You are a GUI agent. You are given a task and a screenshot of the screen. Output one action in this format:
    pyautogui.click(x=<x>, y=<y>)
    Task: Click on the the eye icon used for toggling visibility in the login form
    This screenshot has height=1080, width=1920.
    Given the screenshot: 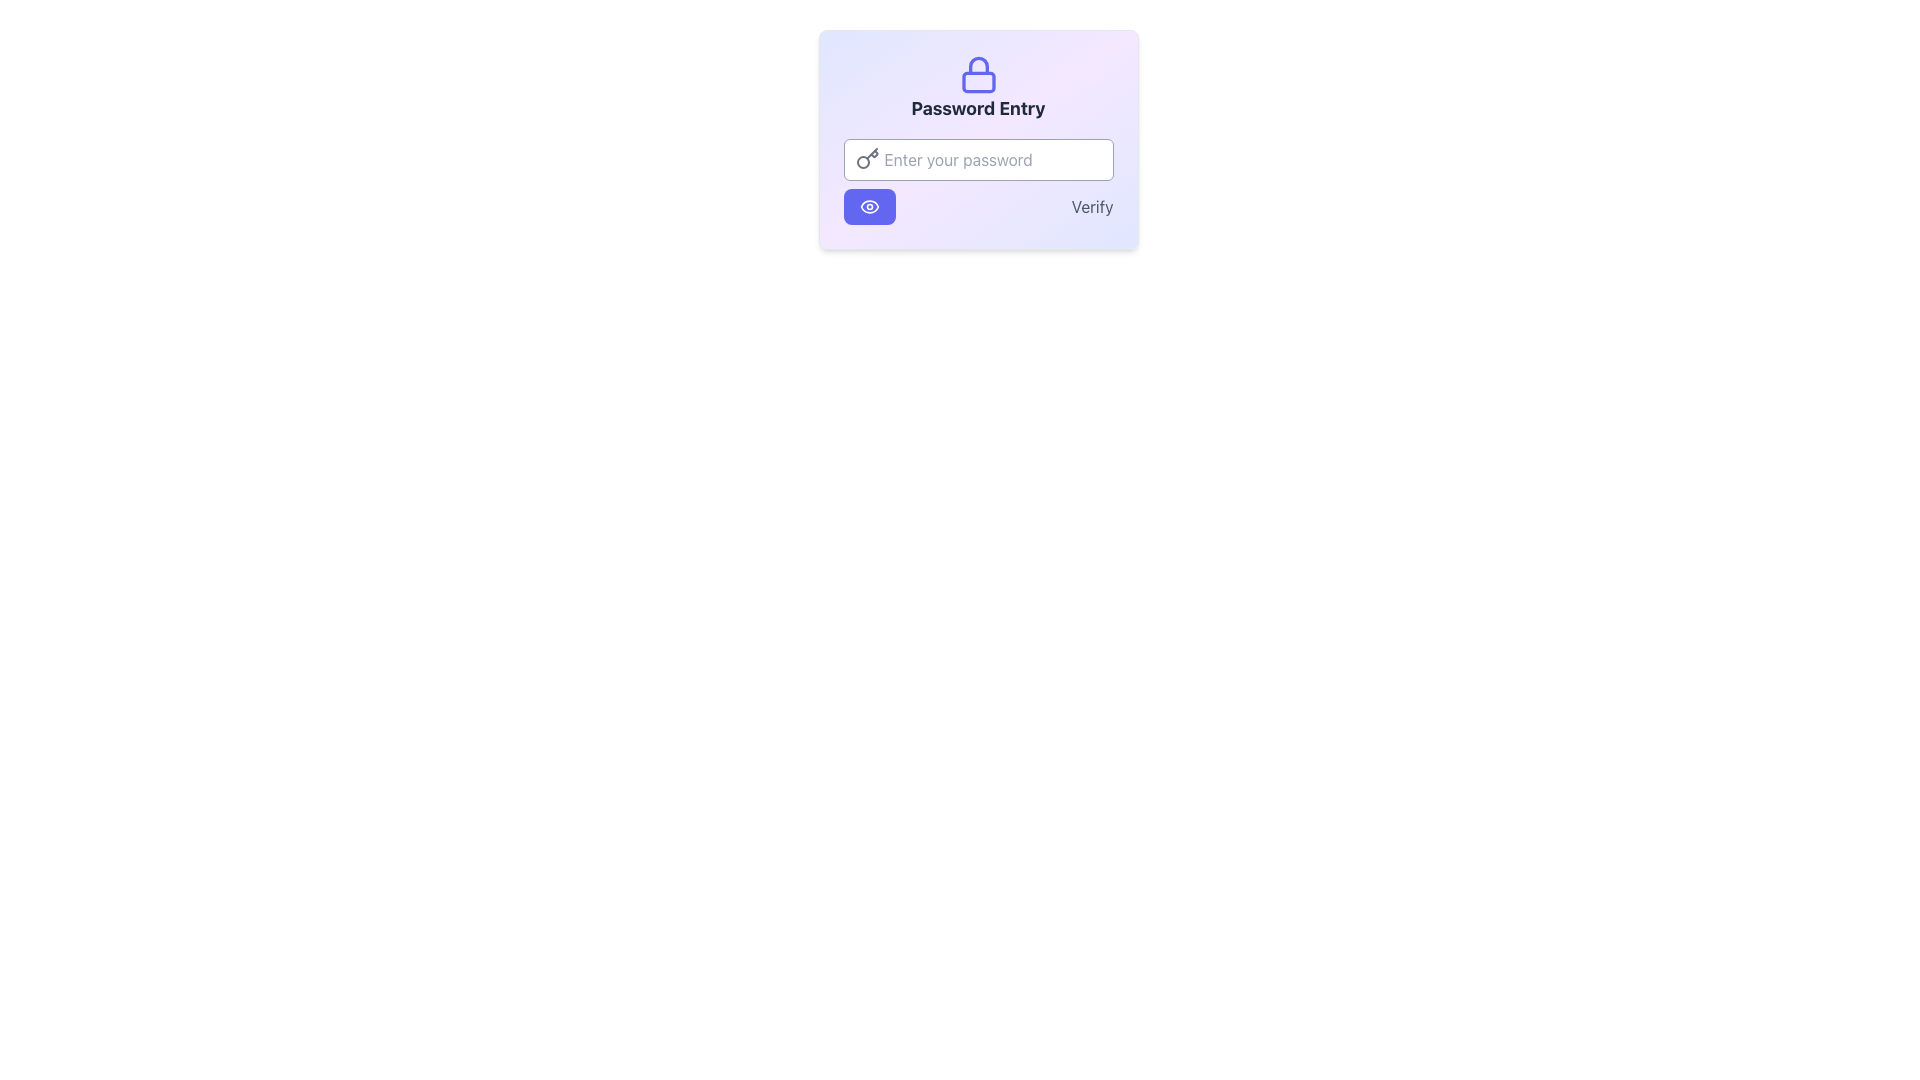 What is the action you would take?
    pyautogui.click(x=869, y=207)
    